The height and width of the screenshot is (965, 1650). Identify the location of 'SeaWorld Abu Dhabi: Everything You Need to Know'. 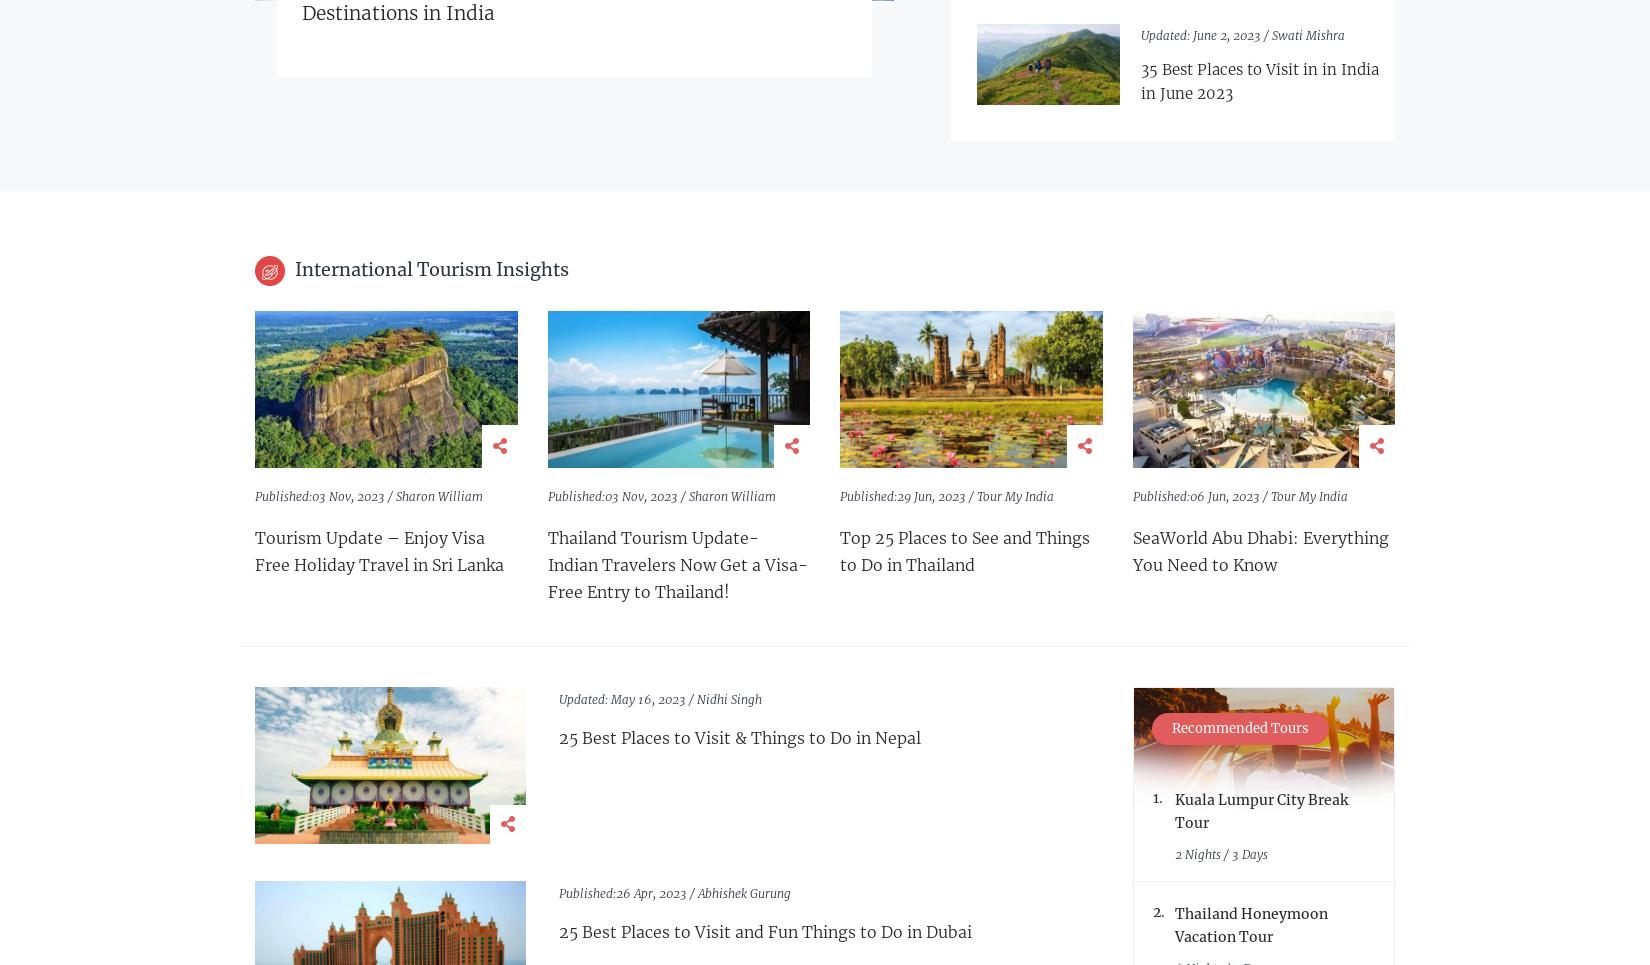
(1258, 549).